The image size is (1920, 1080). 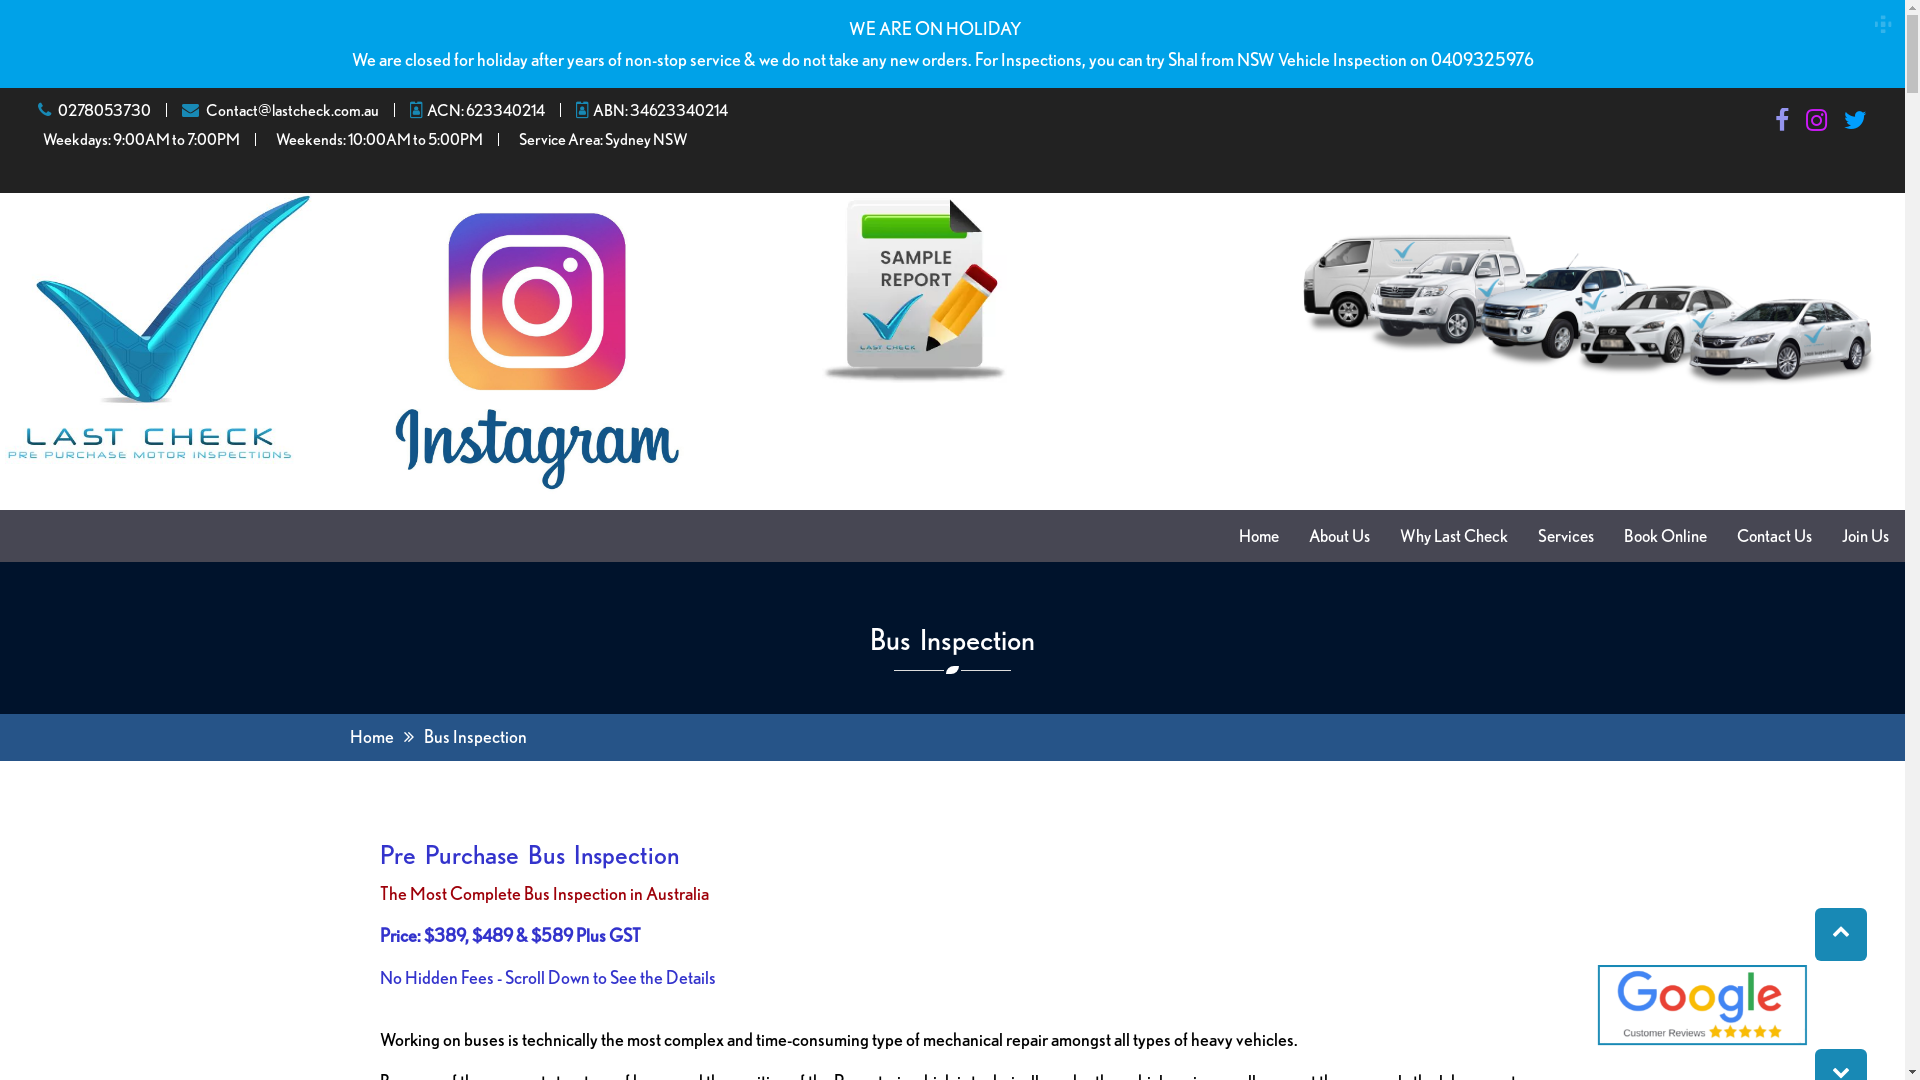 What do you see at coordinates (1564, 535) in the screenshot?
I see `'Services'` at bounding box center [1564, 535].